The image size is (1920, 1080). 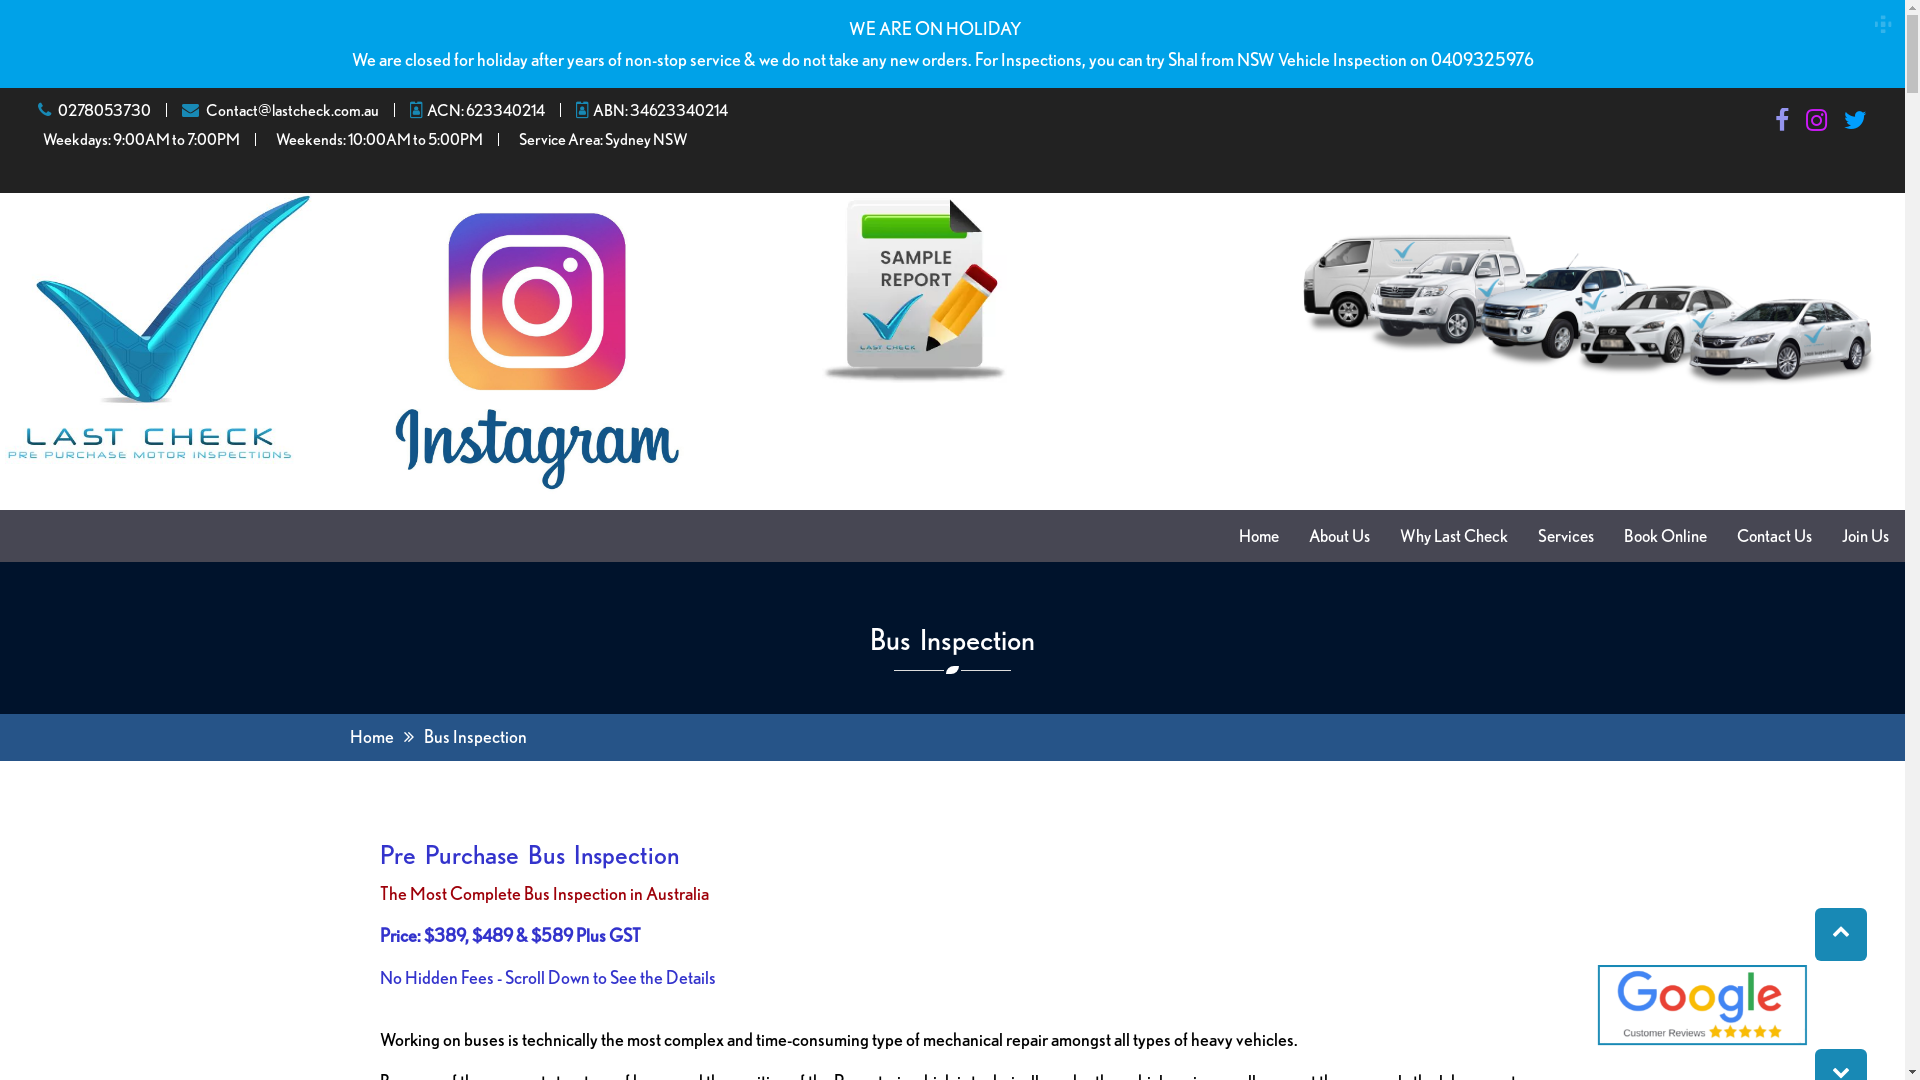 What do you see at coordinates (1564, 535) in the screenshot?
I see `'Services'` at bounding box center [1564, 535].